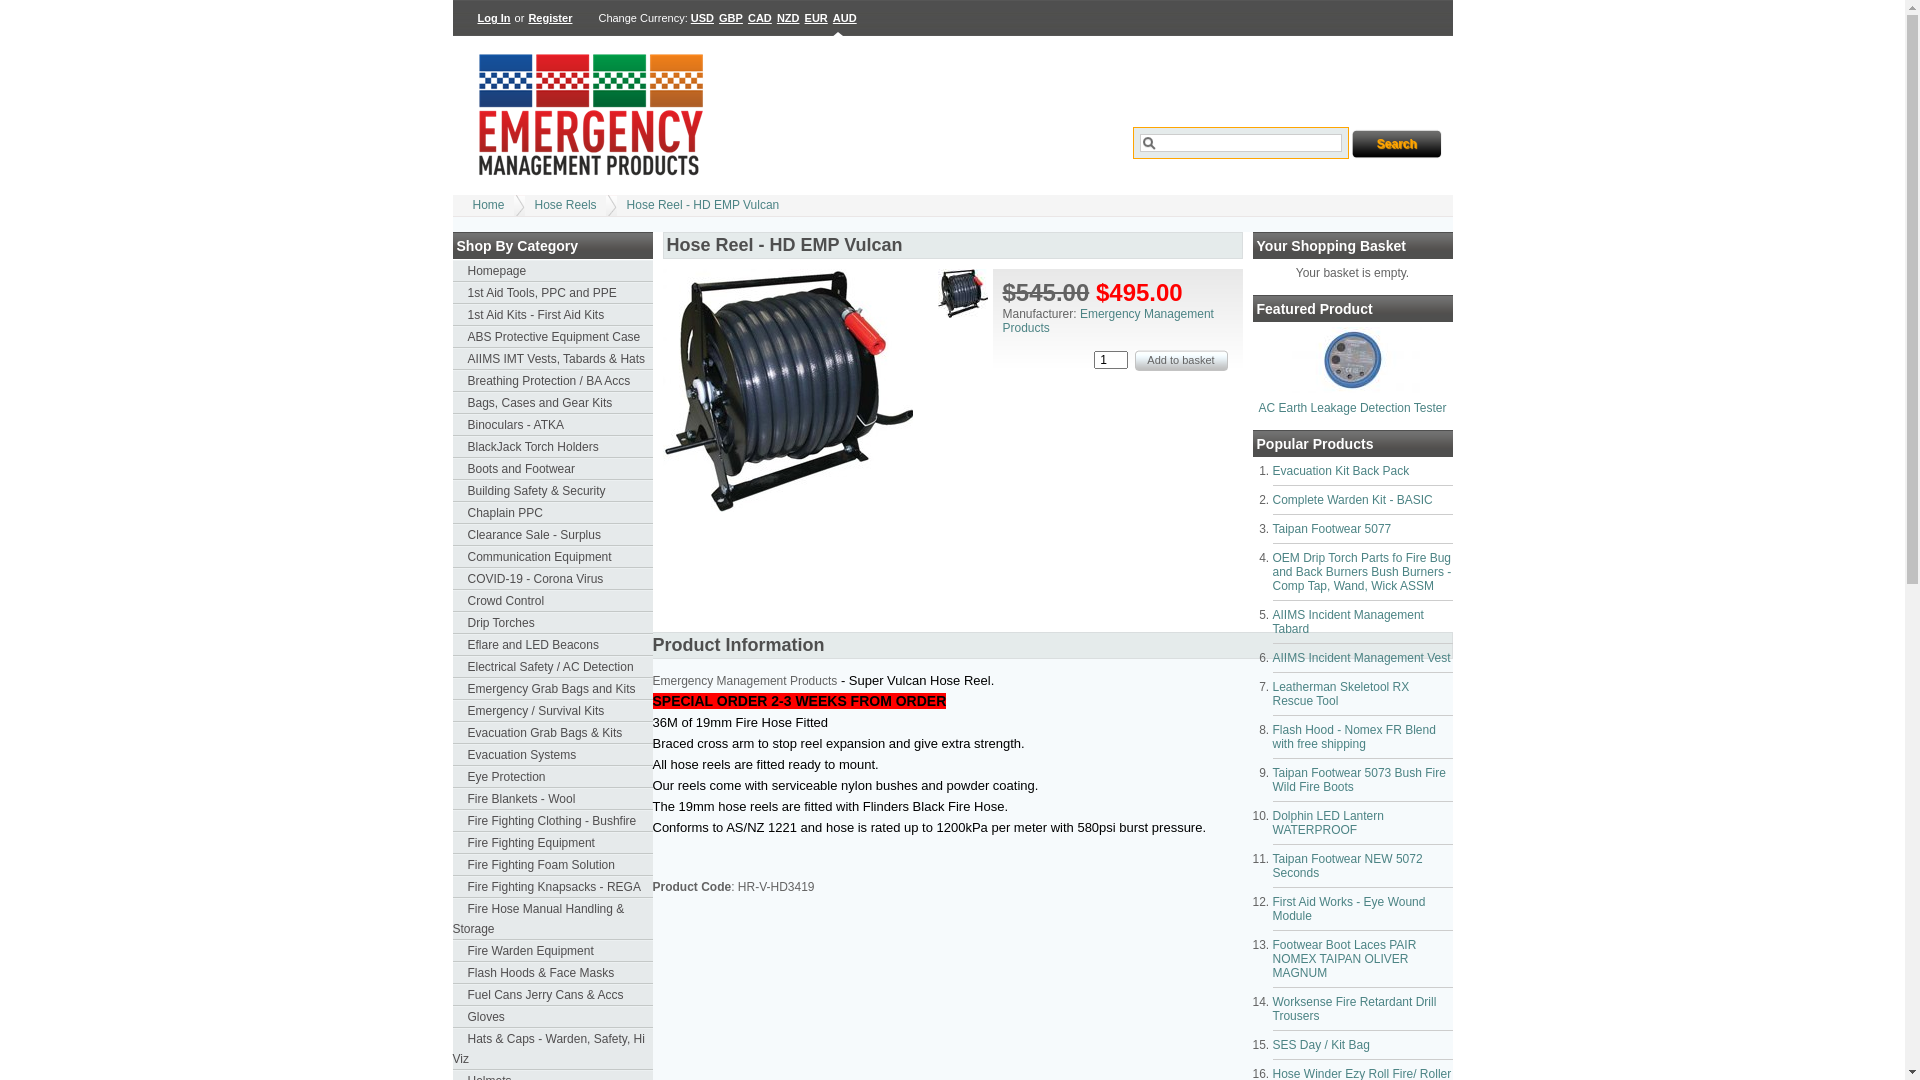 The height and width of the screenshot is (1080, 1920). Describe the element at coordinates (552, 402) in the screenshot. I see `'Bags, Cases and Gear Kits'` at that location.